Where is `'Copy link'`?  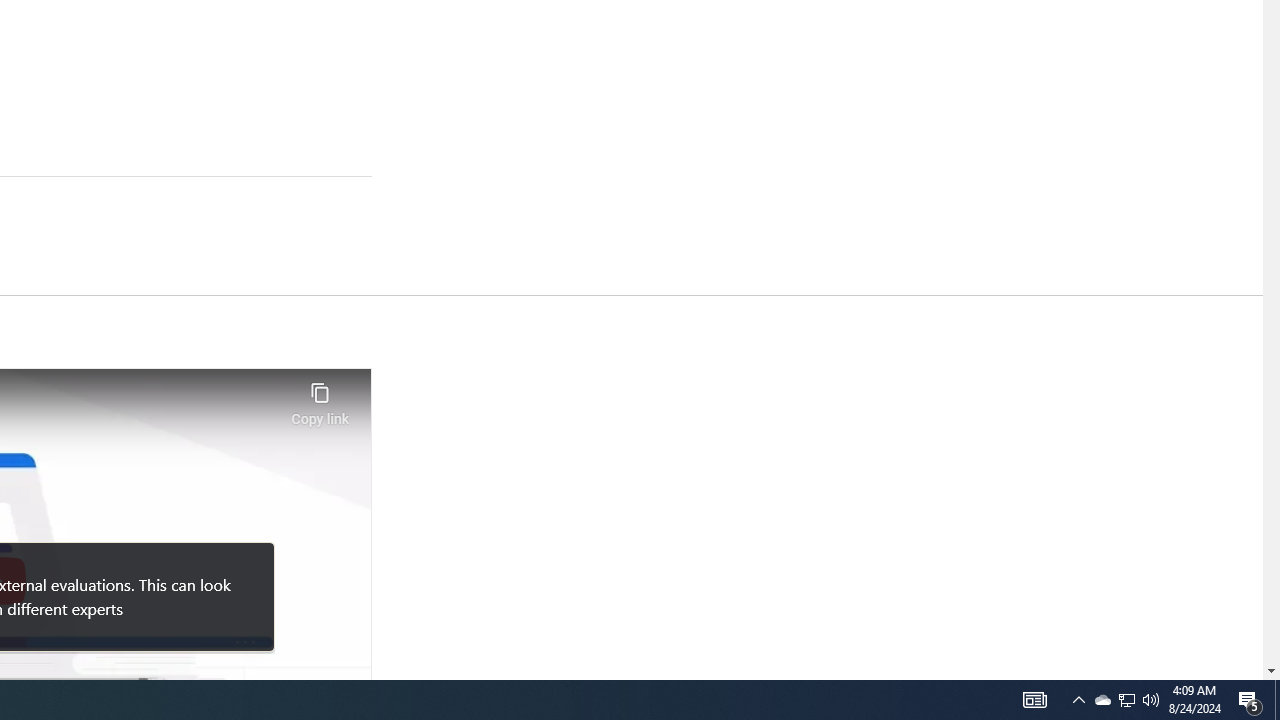 'Copy link' is located at coordinates (320, 398).